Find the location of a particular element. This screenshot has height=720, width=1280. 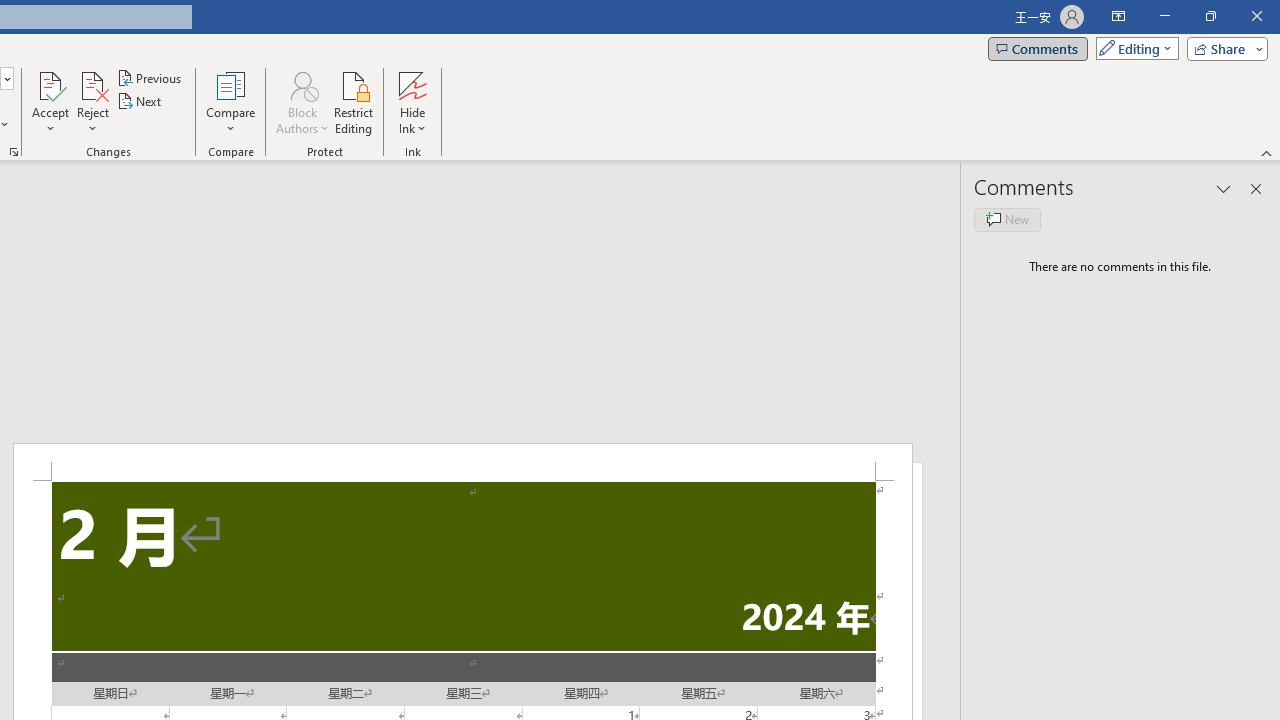

'Reject and Move to Next' is located at coordinates (91, 84).